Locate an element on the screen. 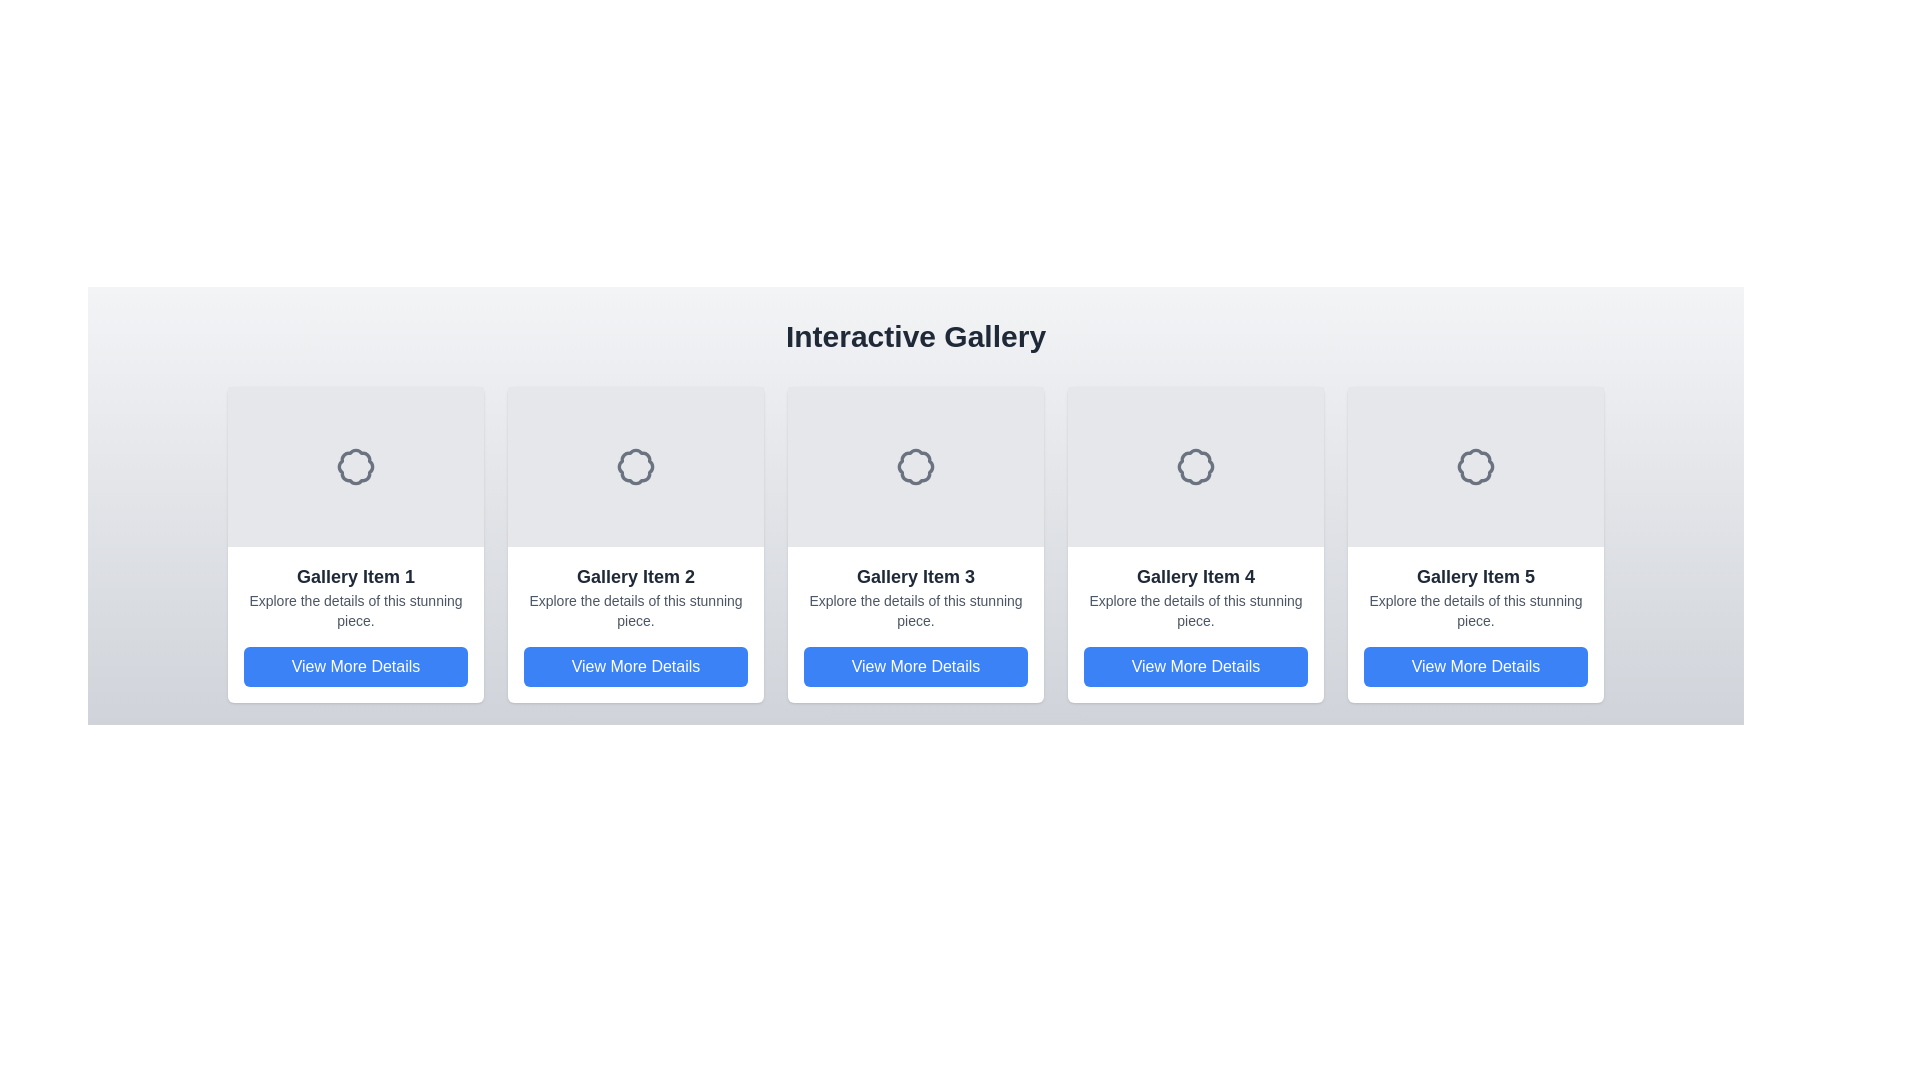 The image size is (1920, 1080). the composite UI component for 'Gallery Item 3' to enable accessibility interaction is located at coordinates (915, 623).